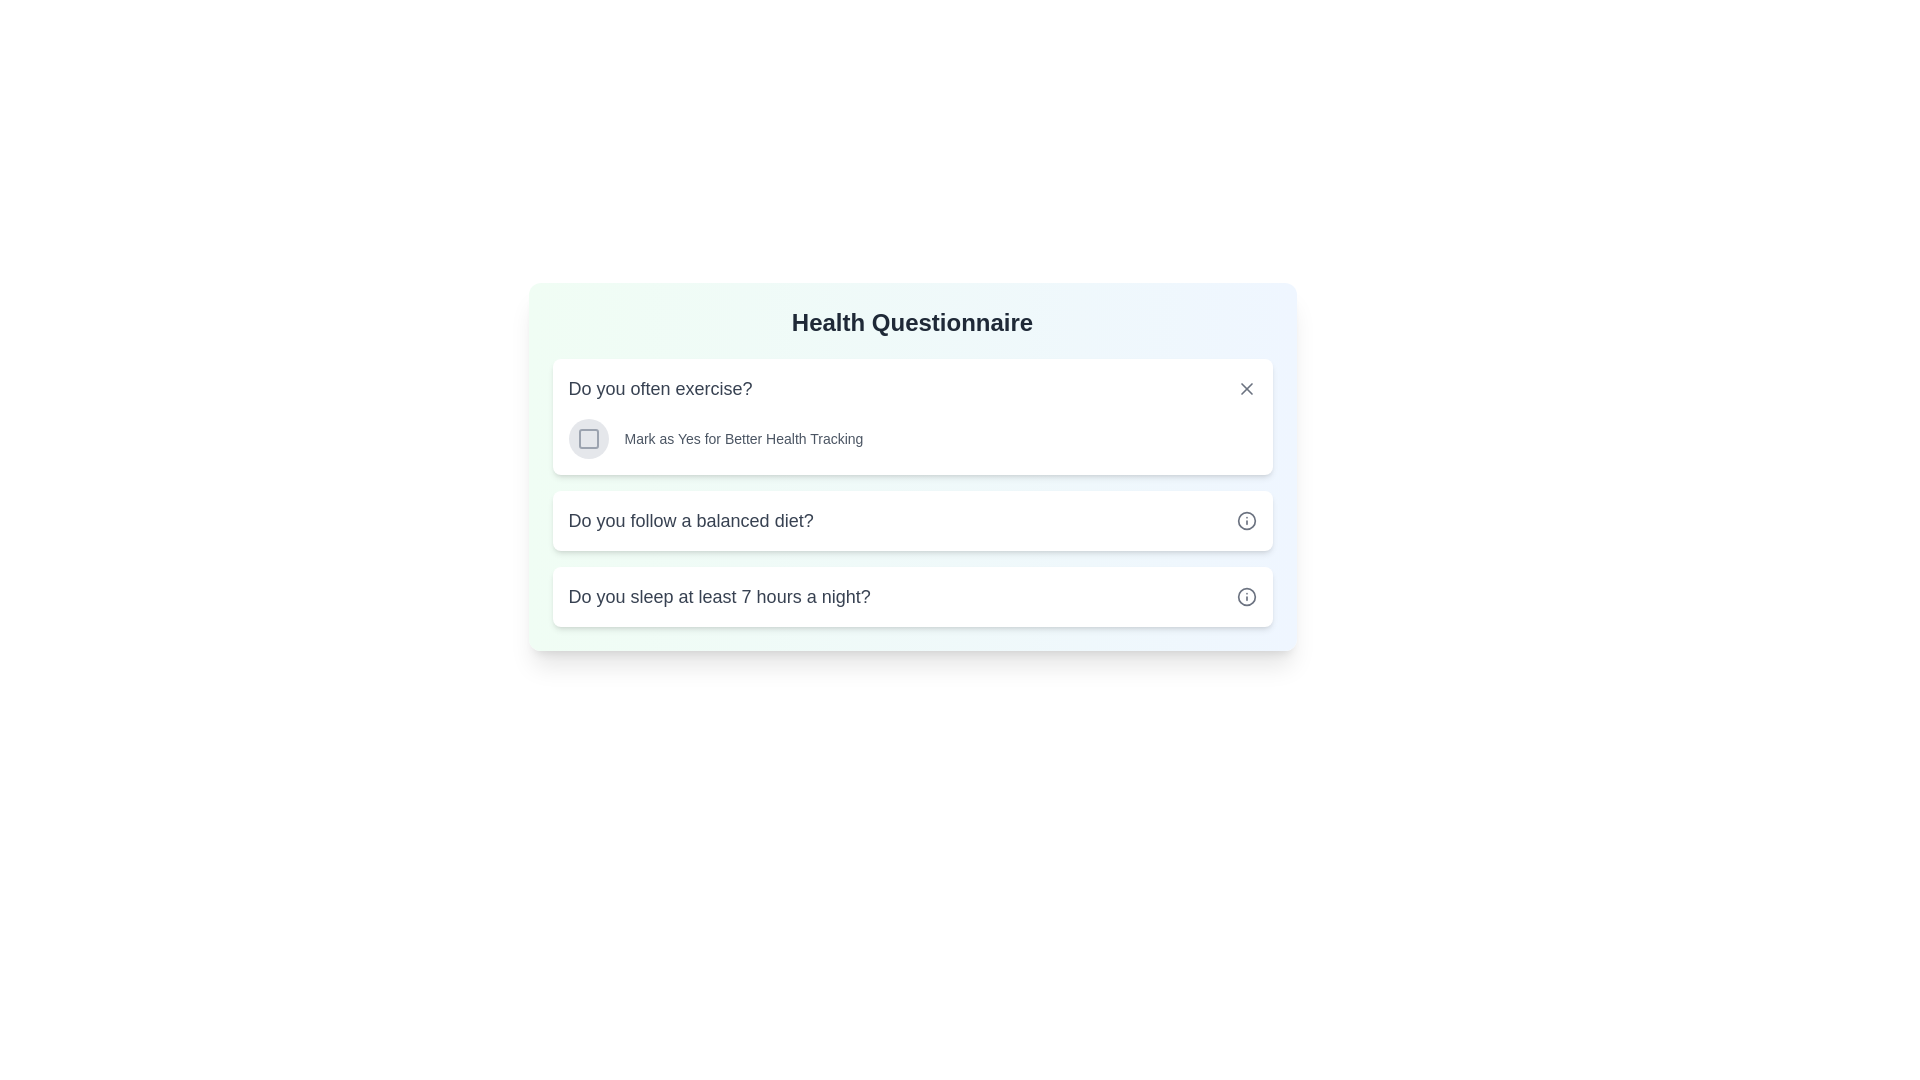 The height and width of the screenshot is (1080, 1920). Describe the element at coordinates (587, 438) in the screenshot. I see `the visual indicator or status icon within the first question card labeled 'Do you often exercise?', which is centered inside a 24x24 pixel square` at that location.